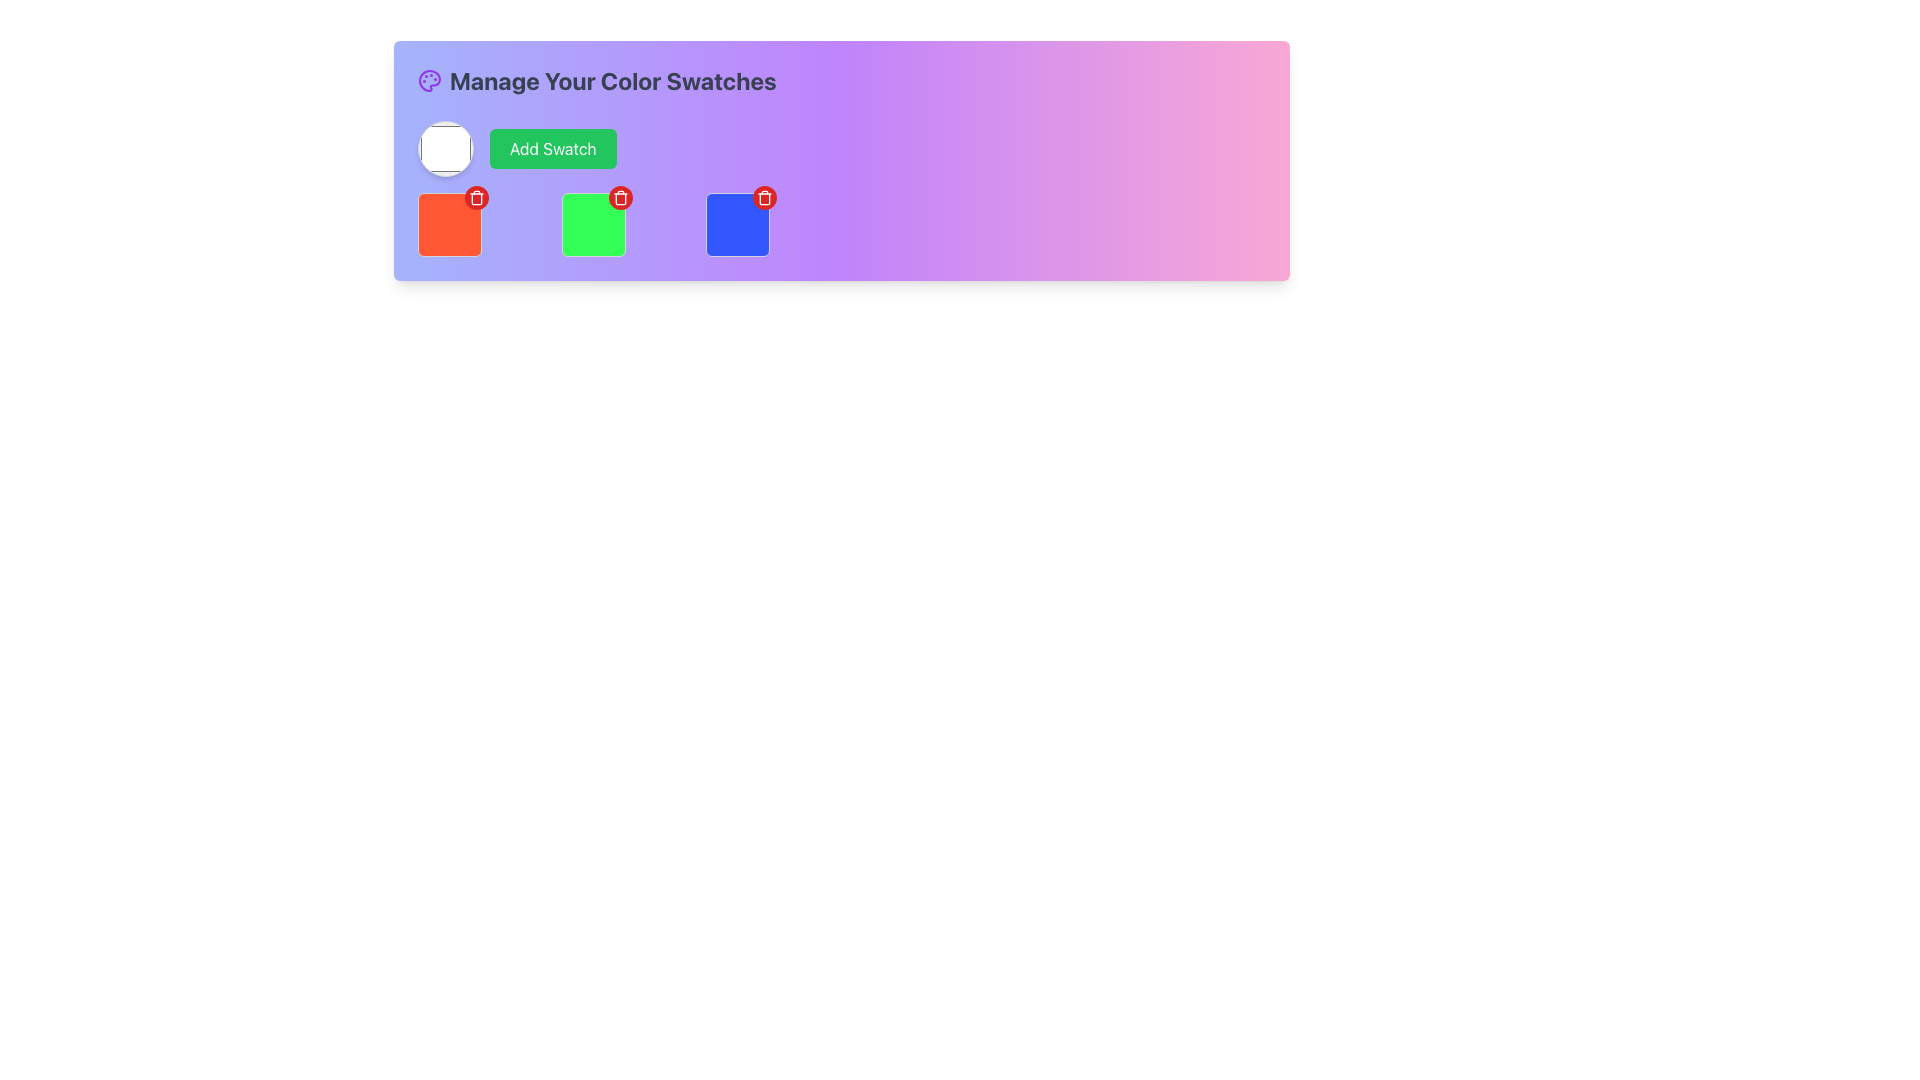 This screenshot has width=1920, height=1080. I want to click on the red circular delete button located at the corner of the color swatch, so click(593, 224).